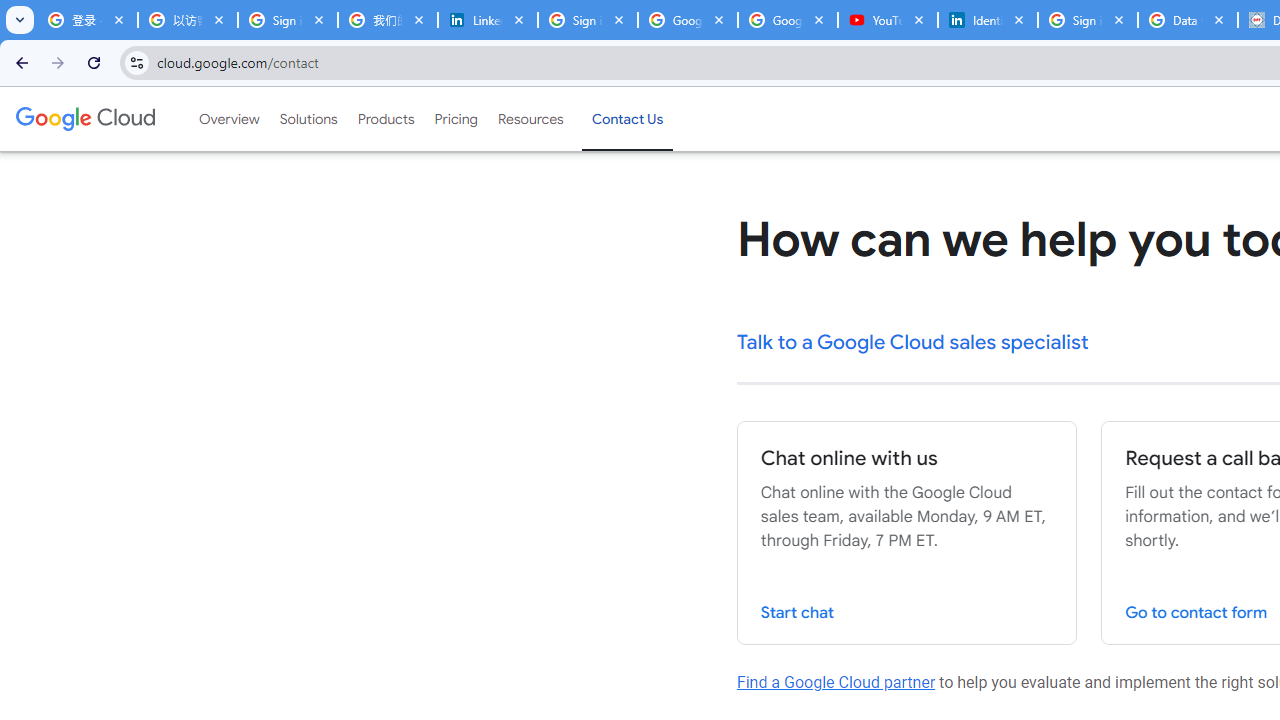 The image size is (1280, 720). I want to click on 'Google Cloud', so click(84, 119).